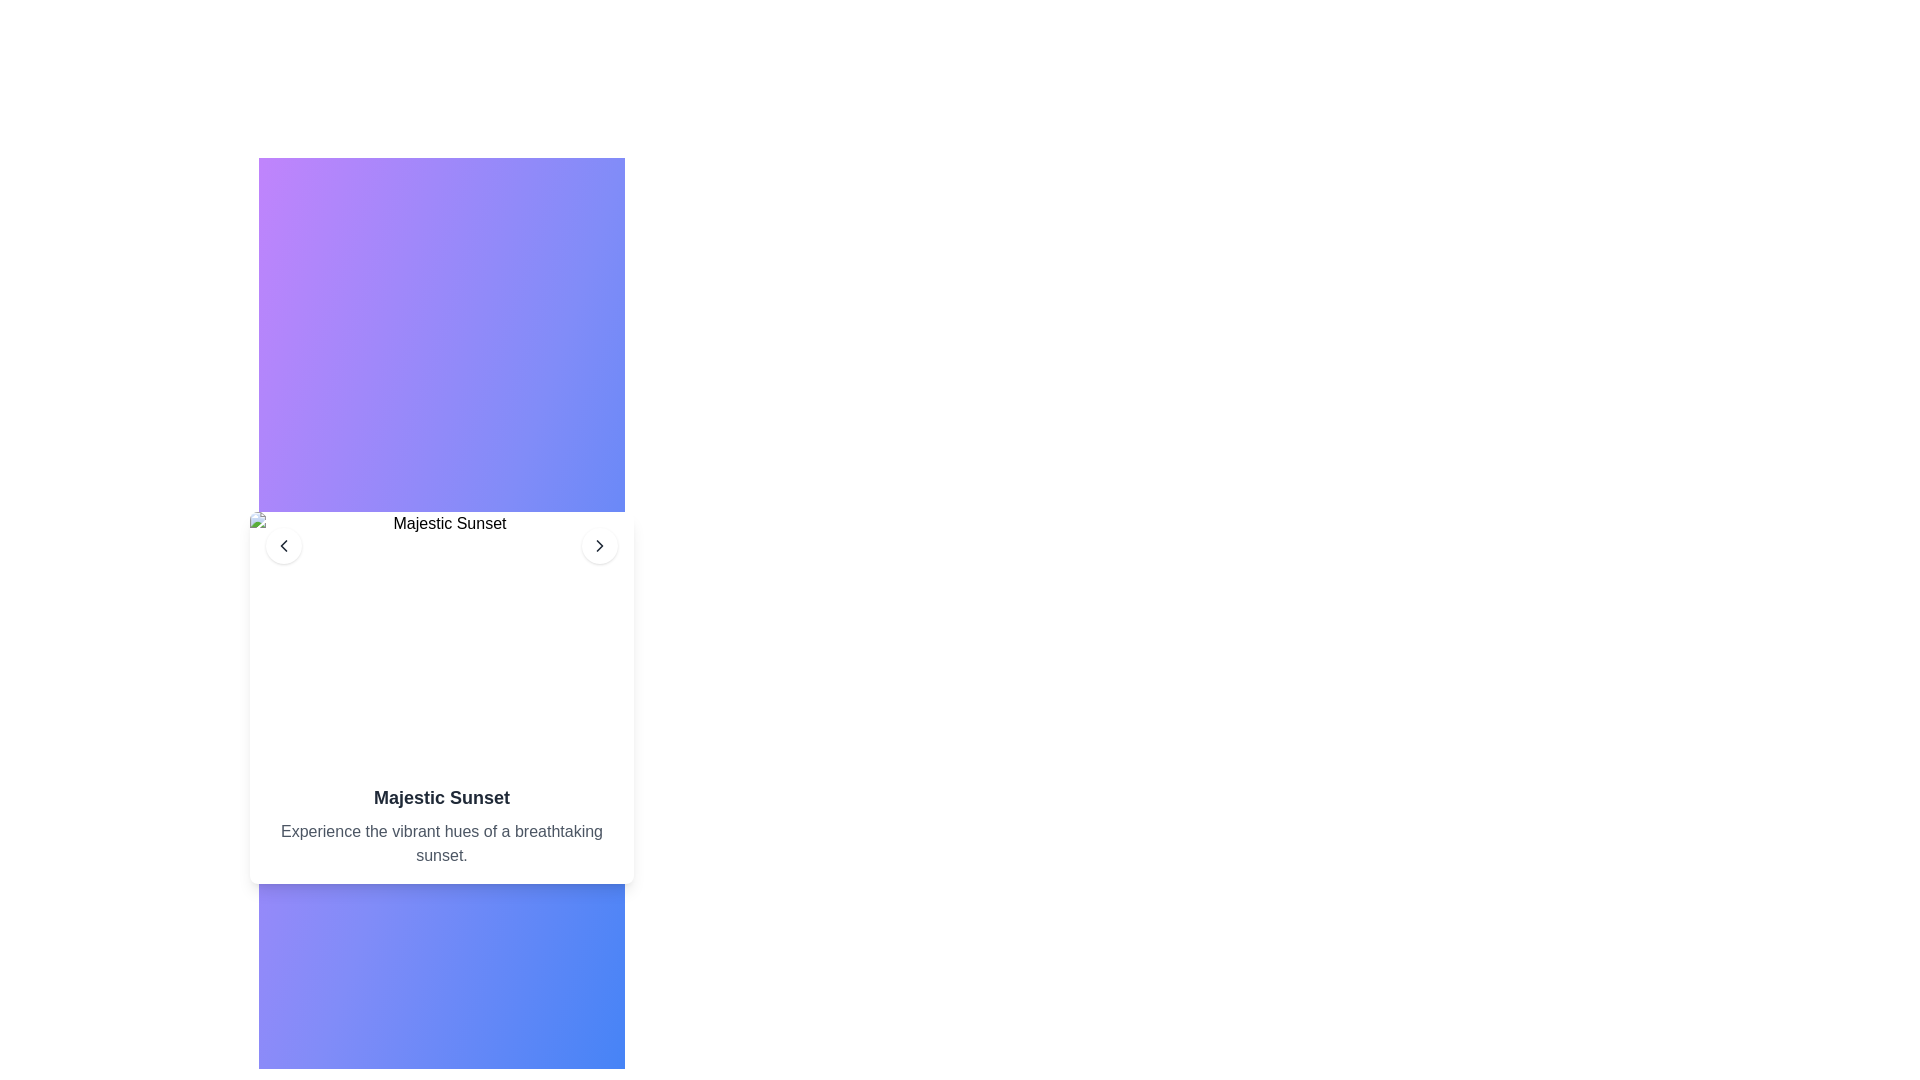  Describe the element at coordinates (440, 797) in the screenshot. I see `the bold headline text 'Majestic Sunset' that is styled with 'text-lg font-semibold'` at that location.